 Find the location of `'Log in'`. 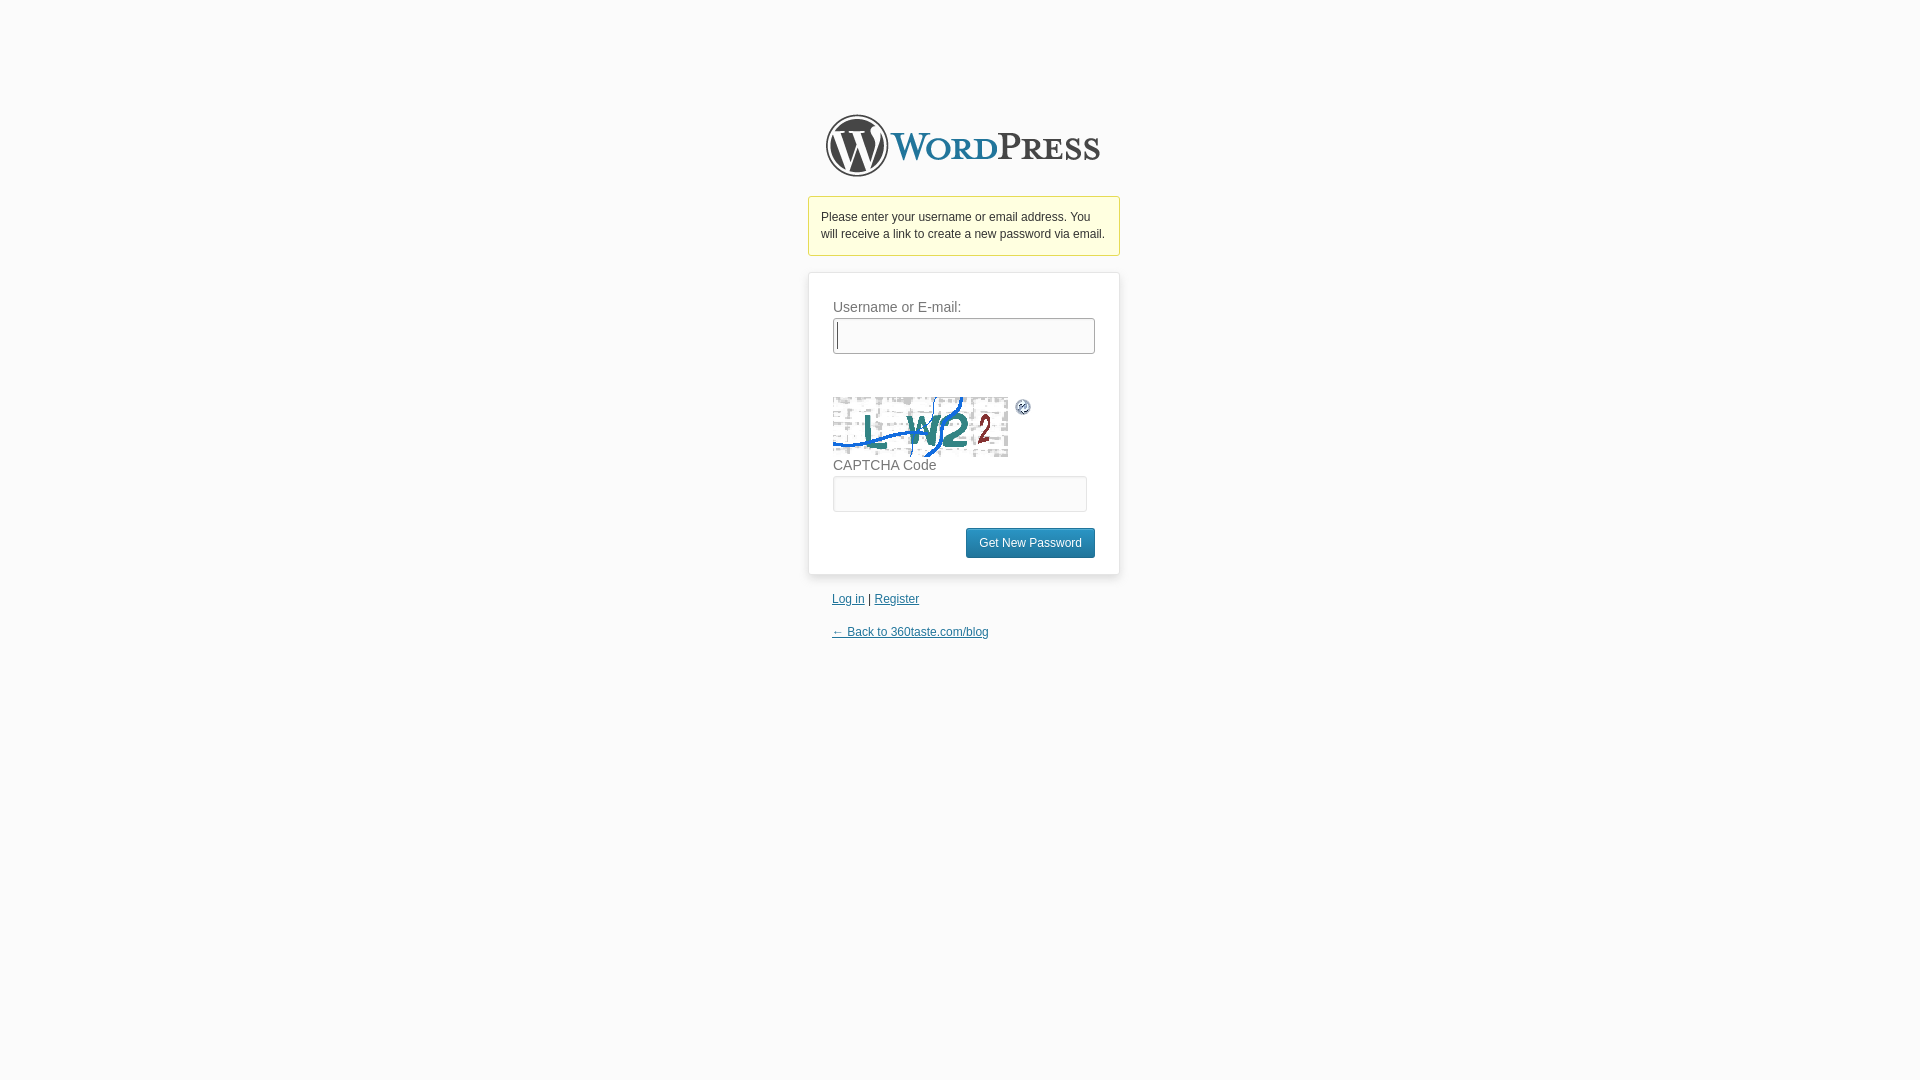

'Log in' is located at coordinates (848, 597).